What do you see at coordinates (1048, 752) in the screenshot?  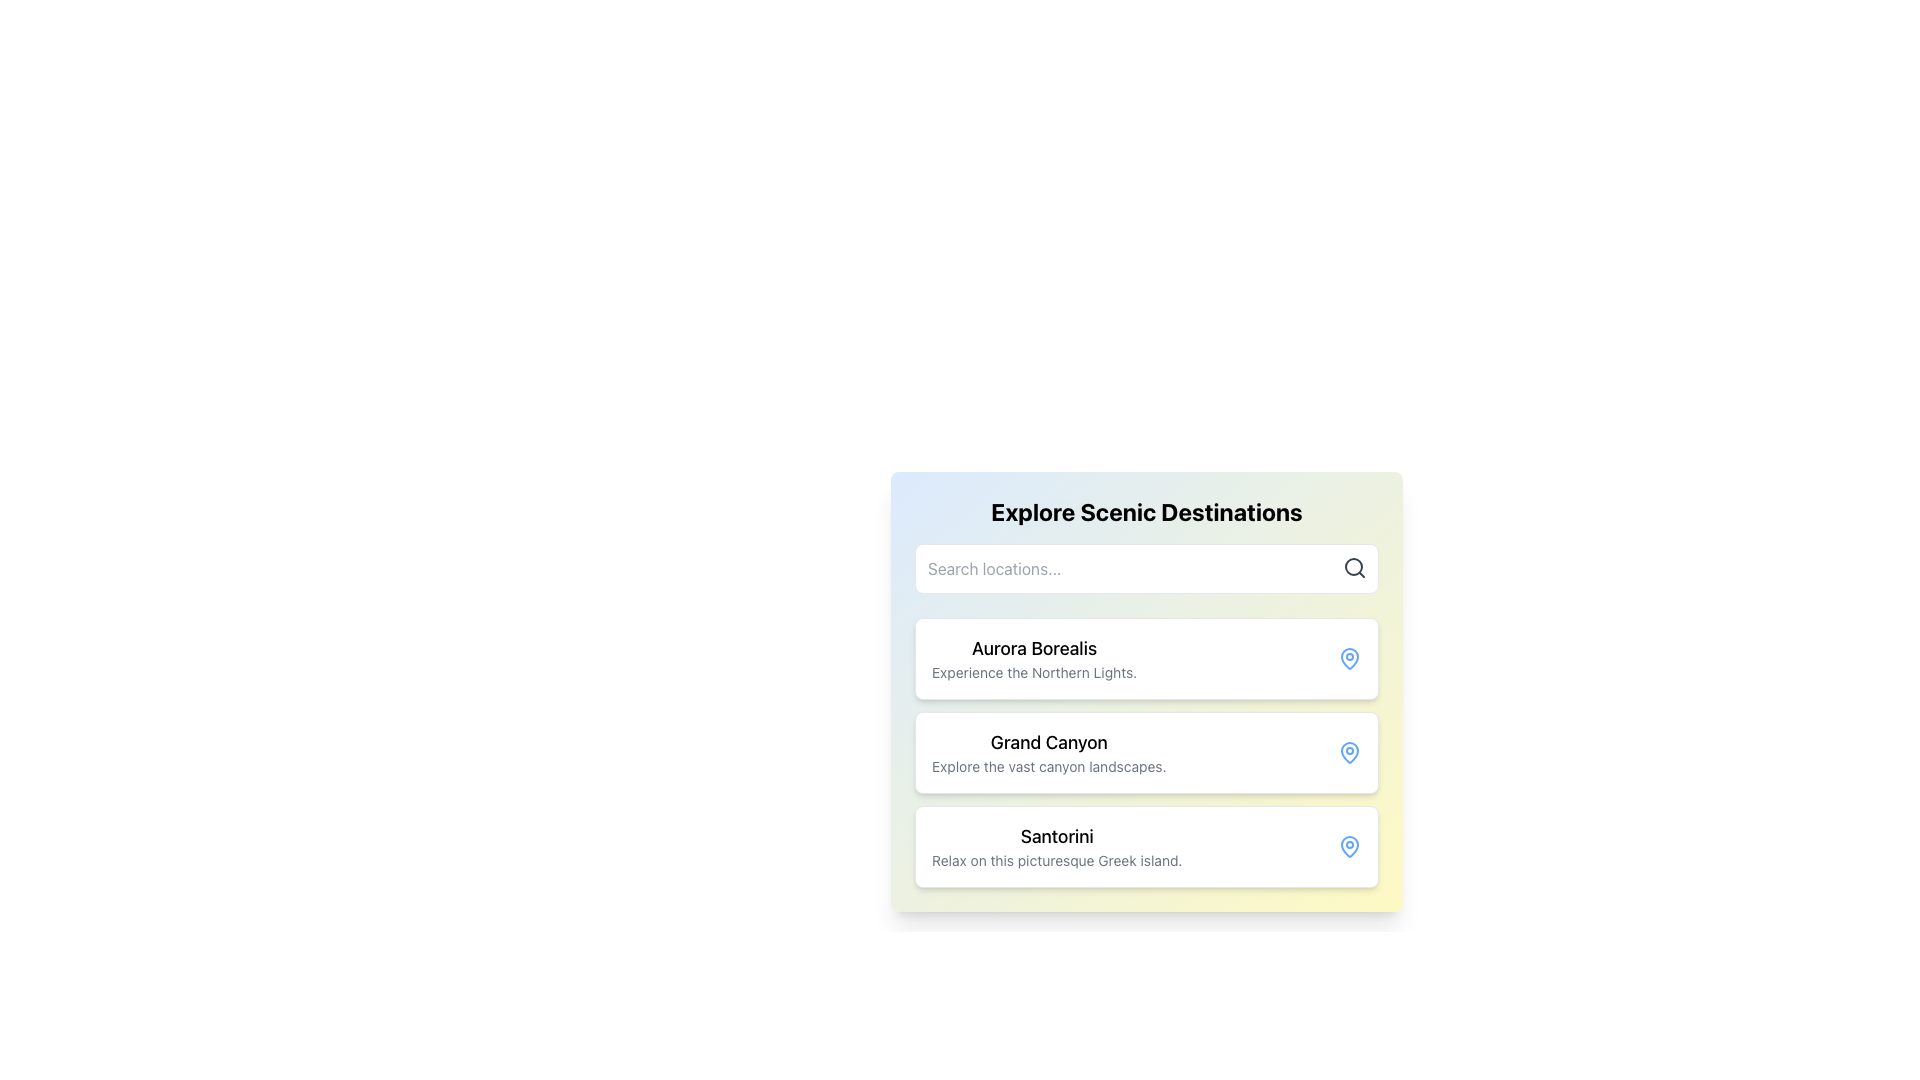 I see `the second list item displaying information about the Grand Canyon` at bounding box center [1048, 752].